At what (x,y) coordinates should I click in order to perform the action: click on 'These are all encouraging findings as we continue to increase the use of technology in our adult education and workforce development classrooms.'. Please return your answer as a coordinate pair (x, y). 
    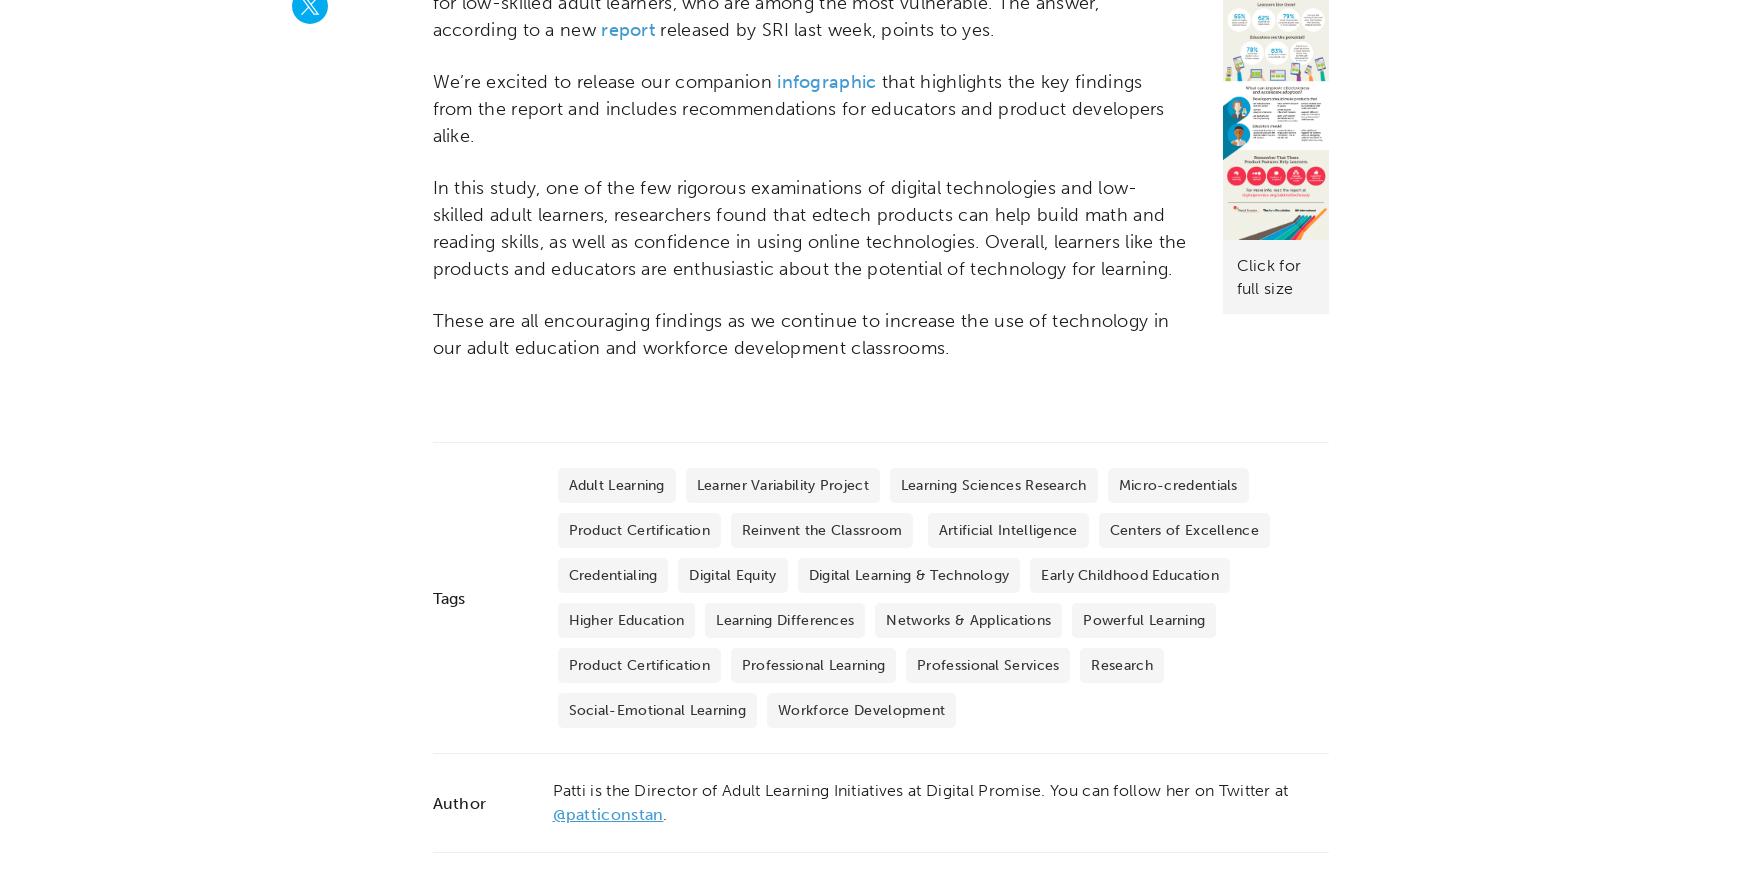
    Looking at the image, I should click on (800, 334).